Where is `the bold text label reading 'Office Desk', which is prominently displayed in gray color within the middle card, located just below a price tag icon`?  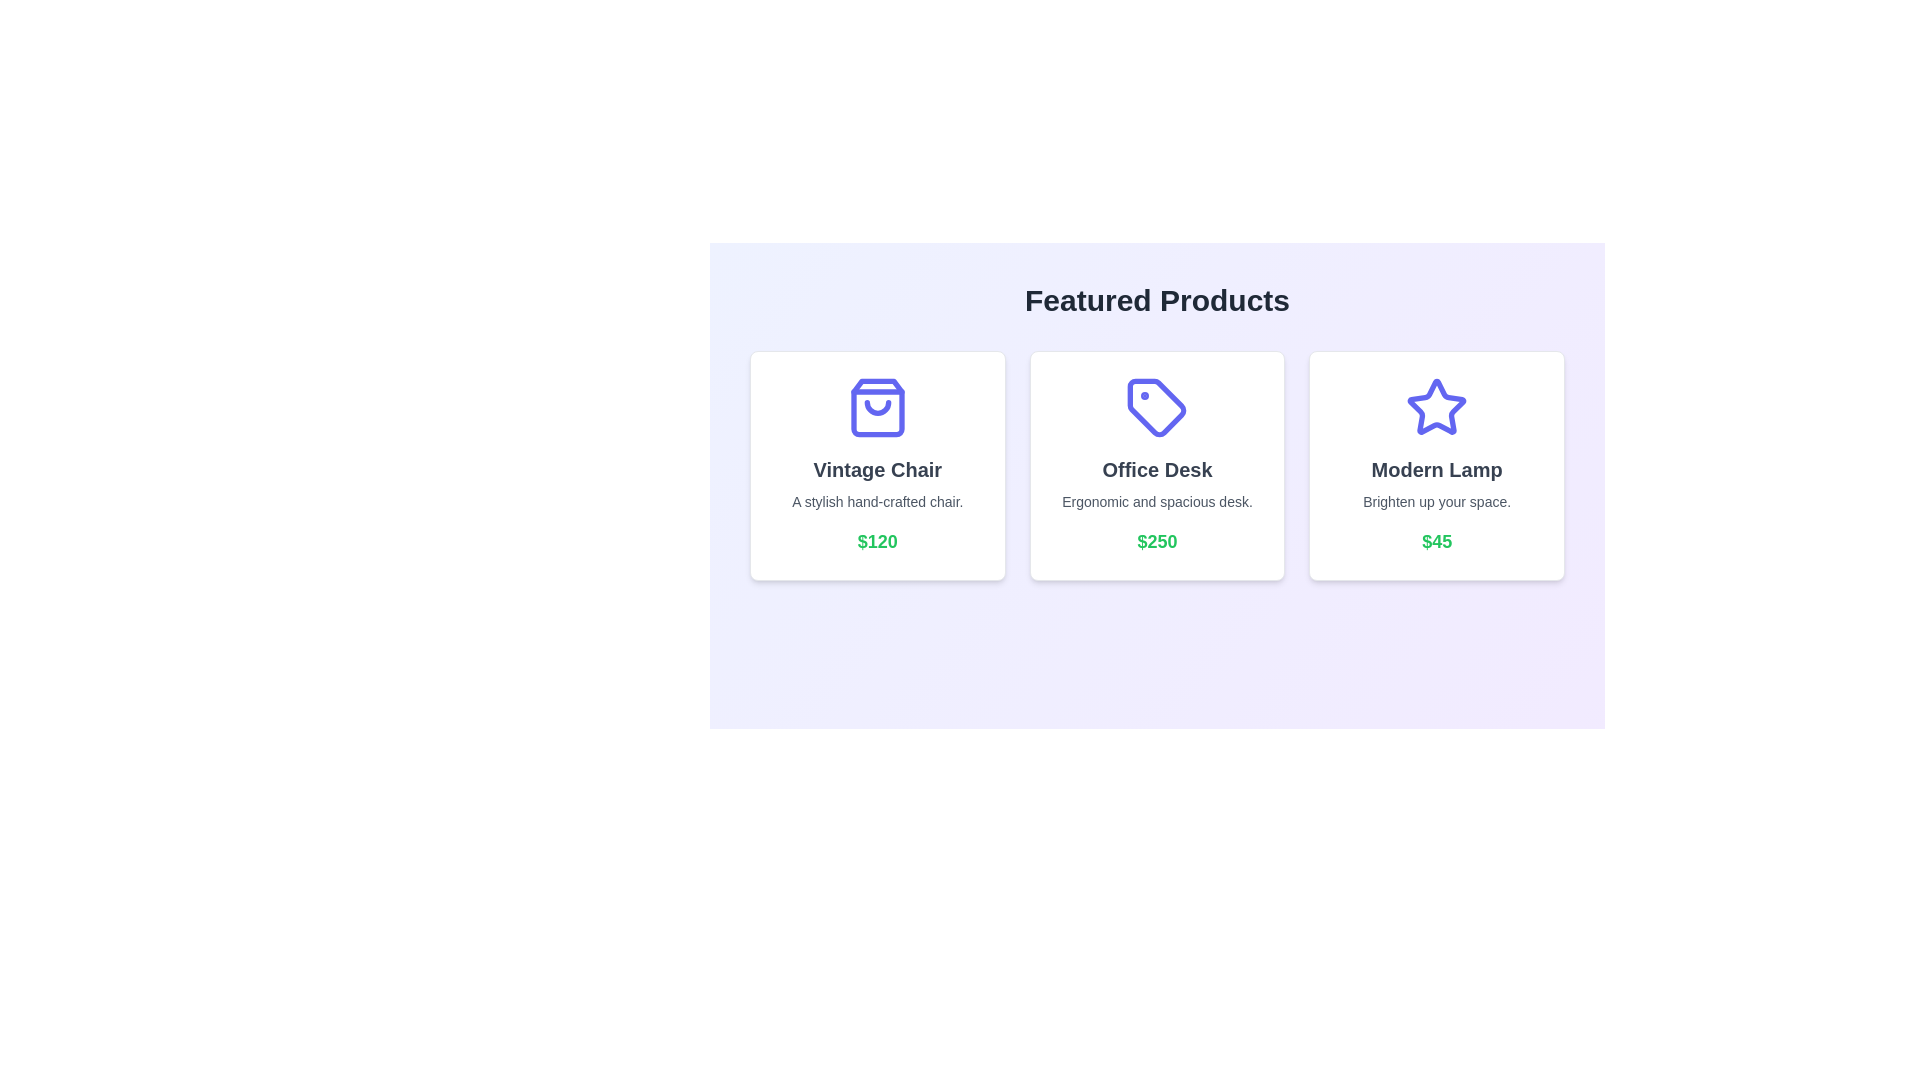 the bold text label reading 'Office Desk', which is prominently displayed in gray color within the middle card, located just below a price tag icon is located at coordinates (1157, 470).